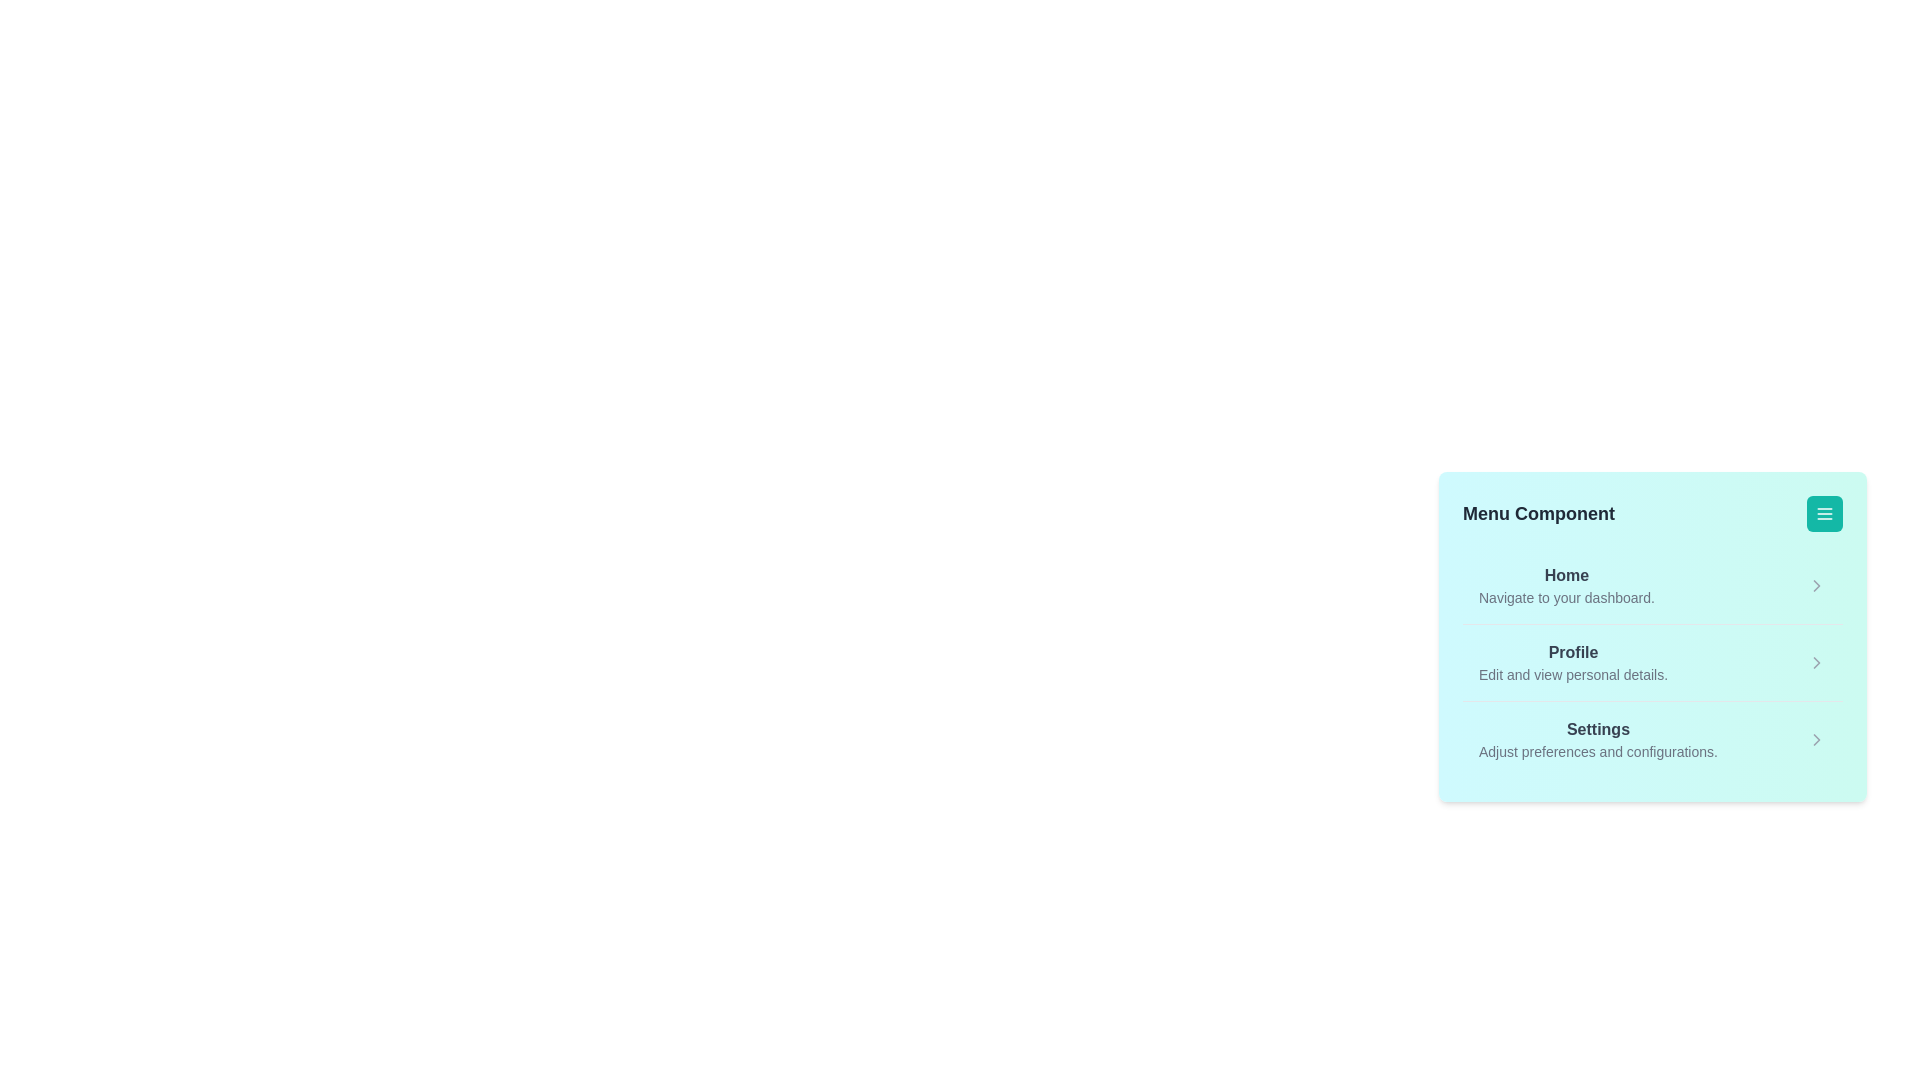 The height and width of the screenshot is (1080, 1920). Describe the element at coordinates (1817, 585) in the screenshot. I see `arrow icon next to the menu item labeled Home` at that location.